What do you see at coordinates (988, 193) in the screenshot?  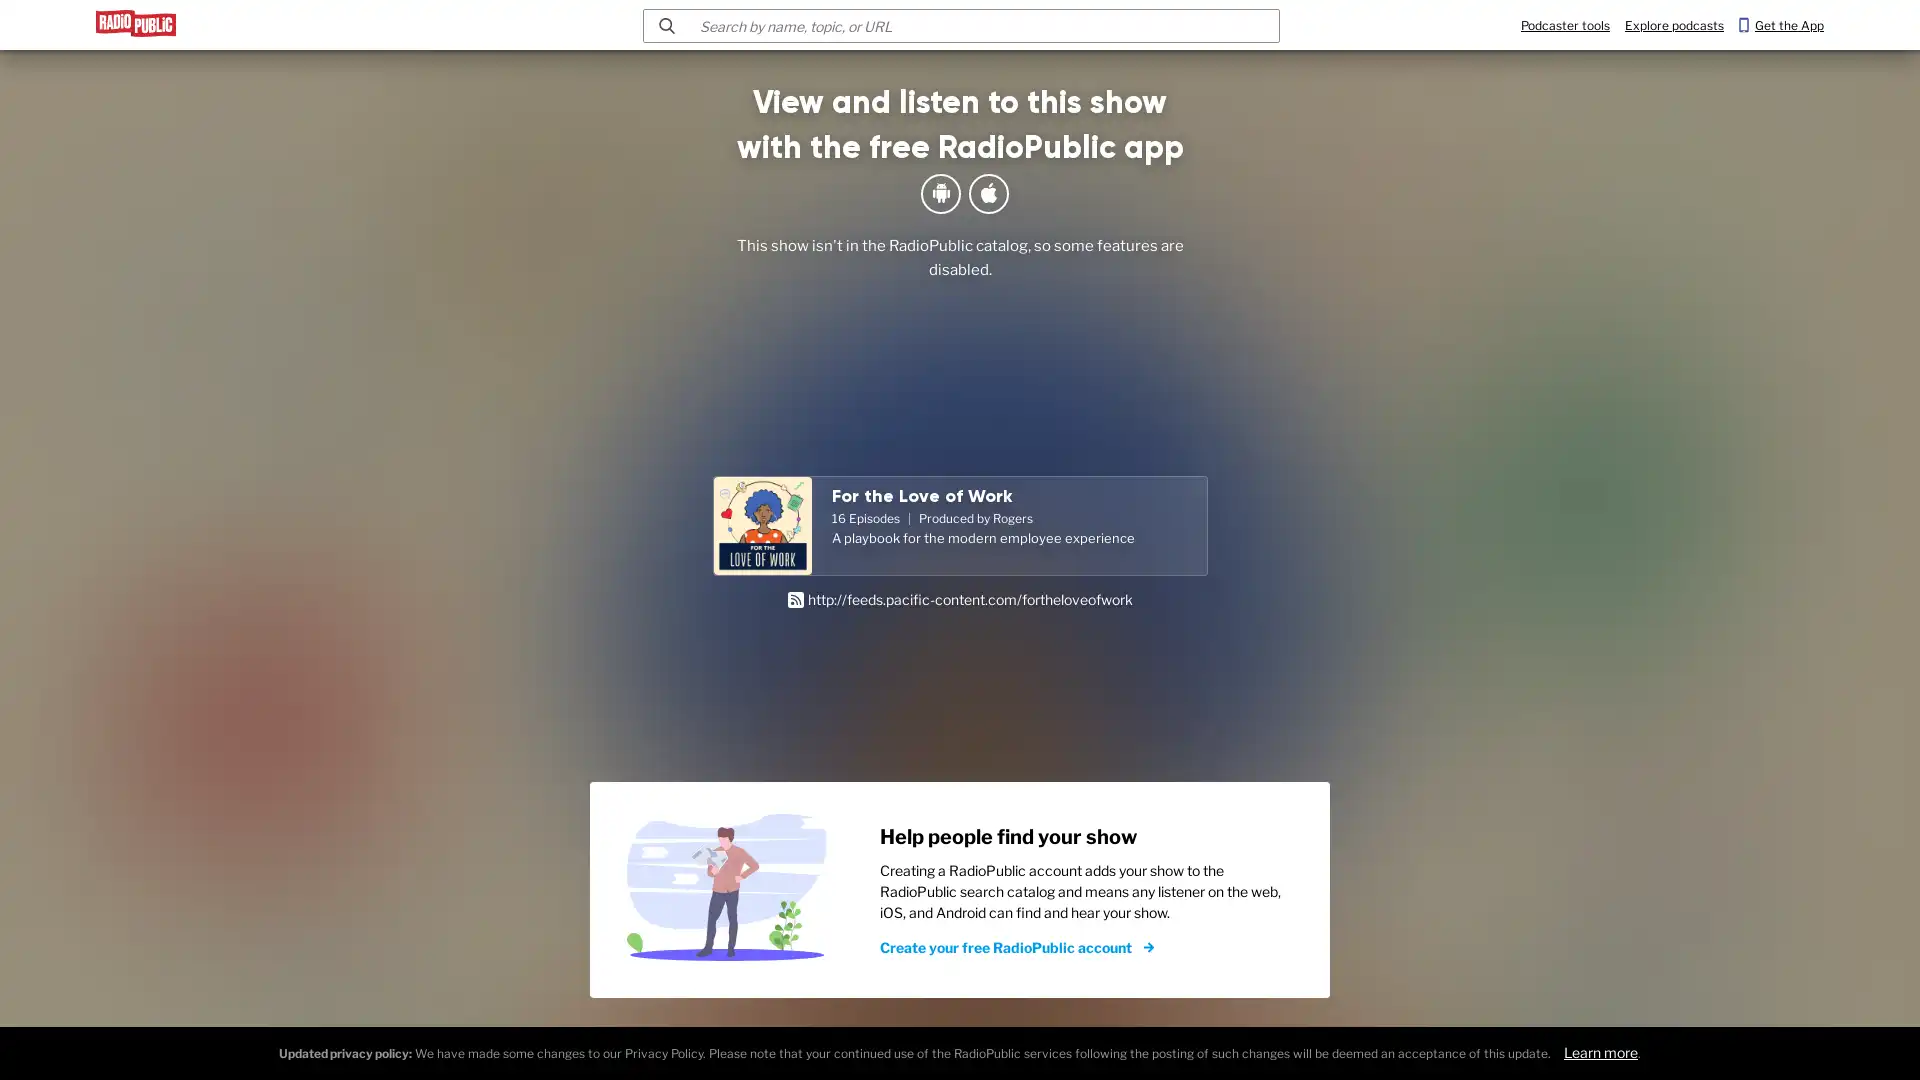 I see `Download RadioPublic for iOS` at bounding box center [988, 193].